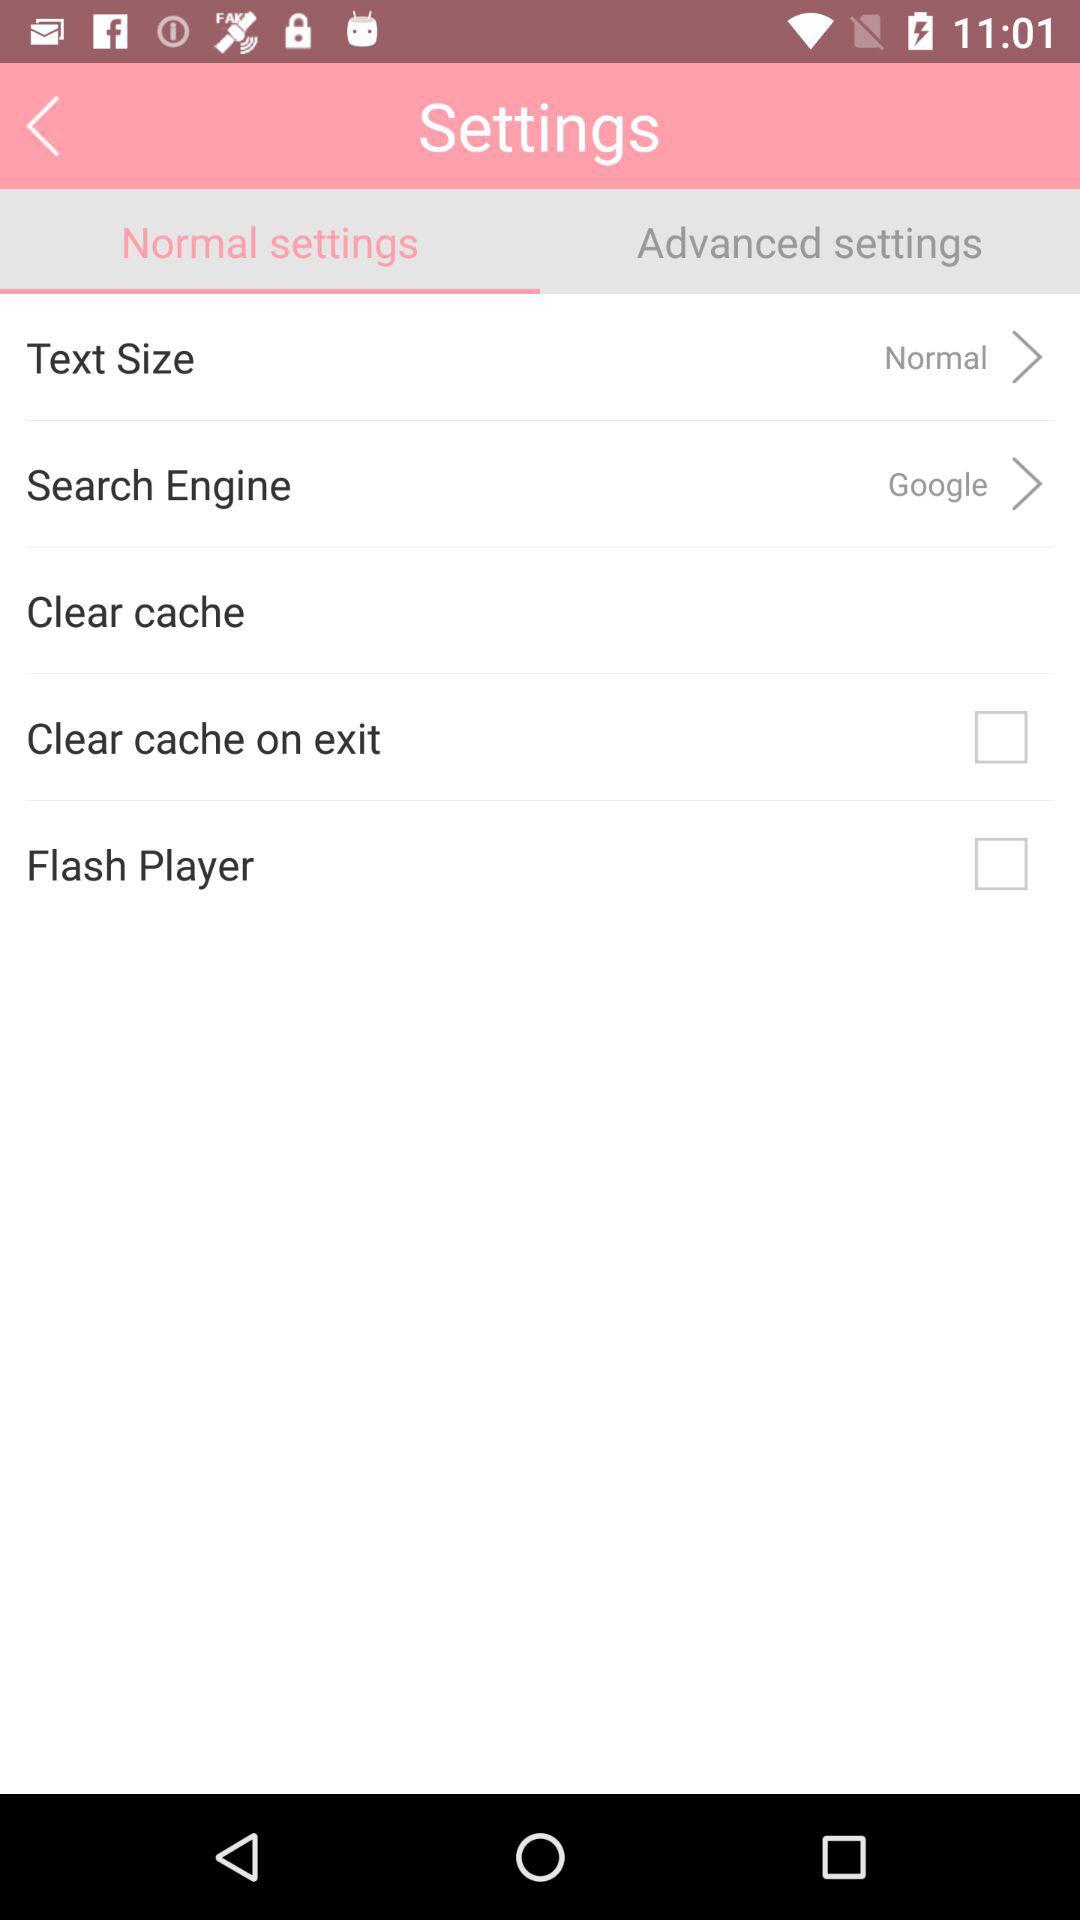  I want to click on go back, so click(42, 124).